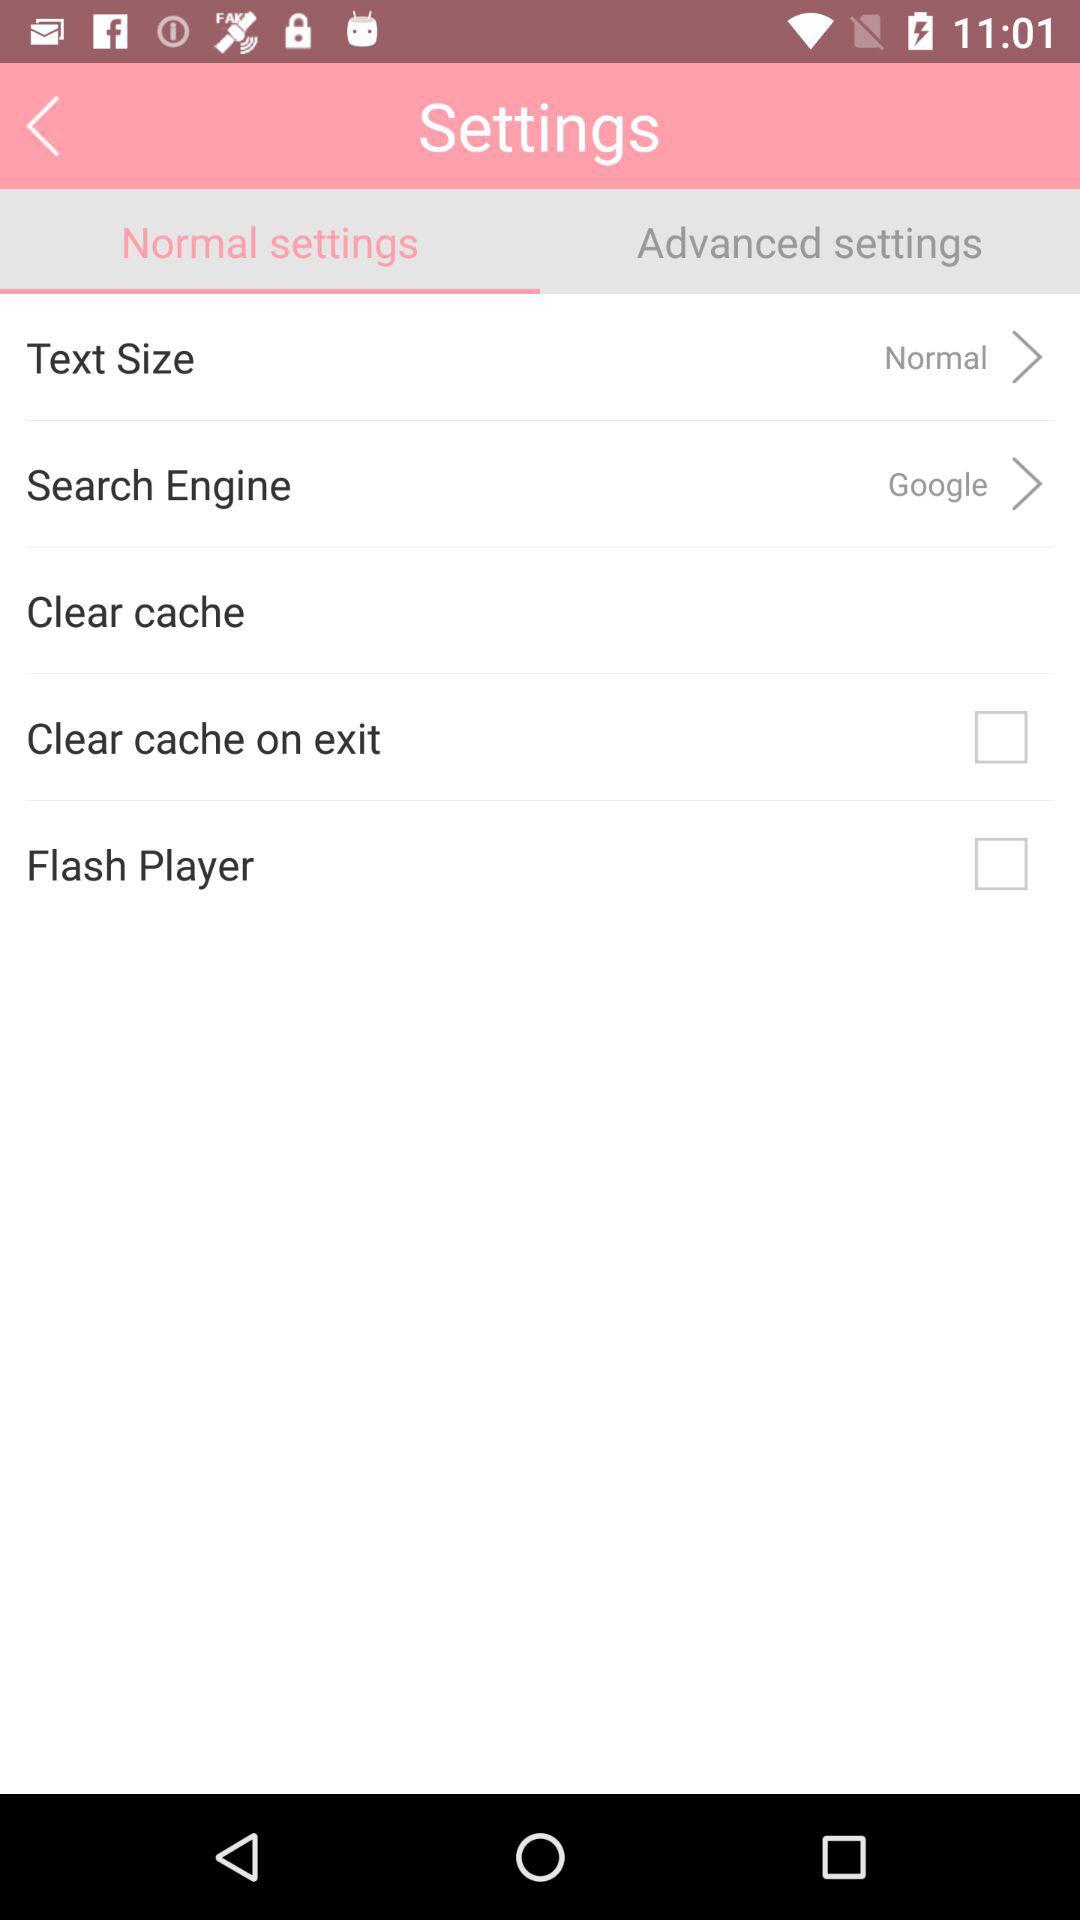  I want to click on go back, so click(42, 124).